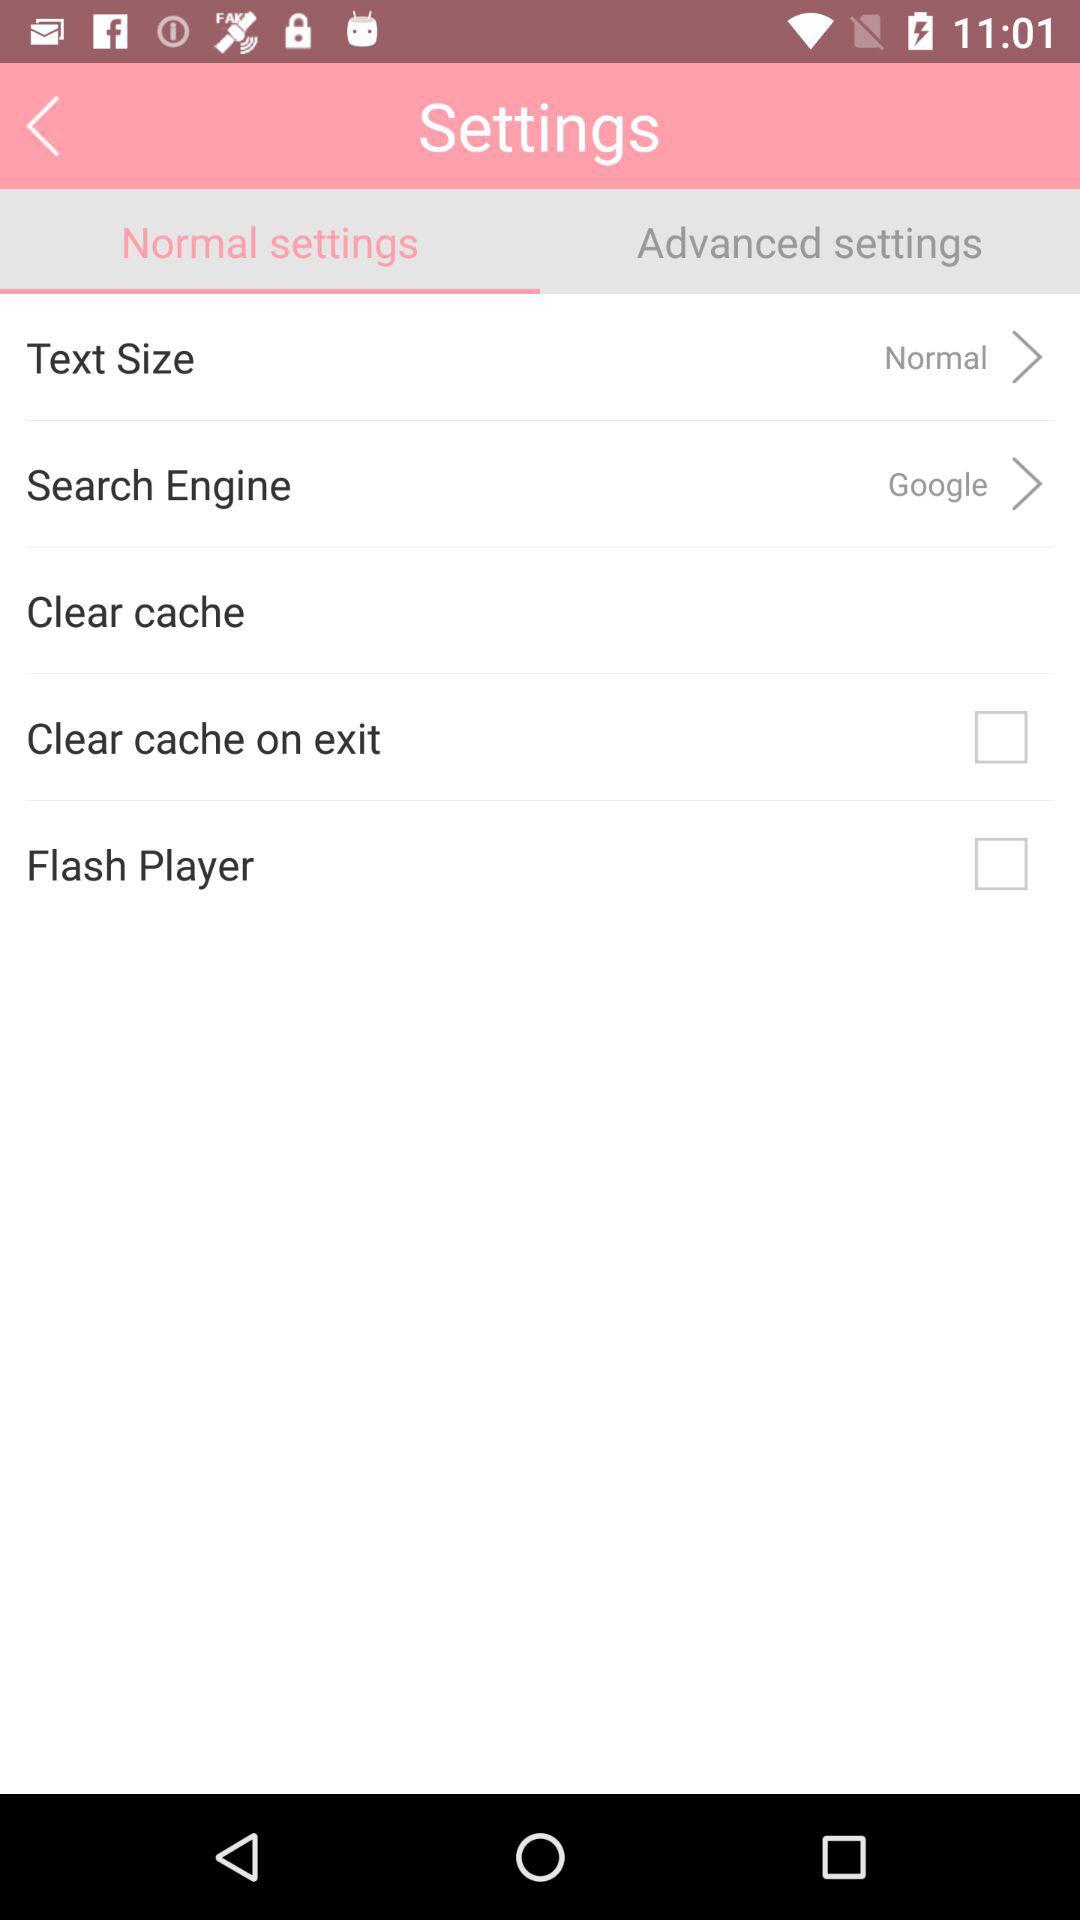  I want to click on go back, so click(42, 124).